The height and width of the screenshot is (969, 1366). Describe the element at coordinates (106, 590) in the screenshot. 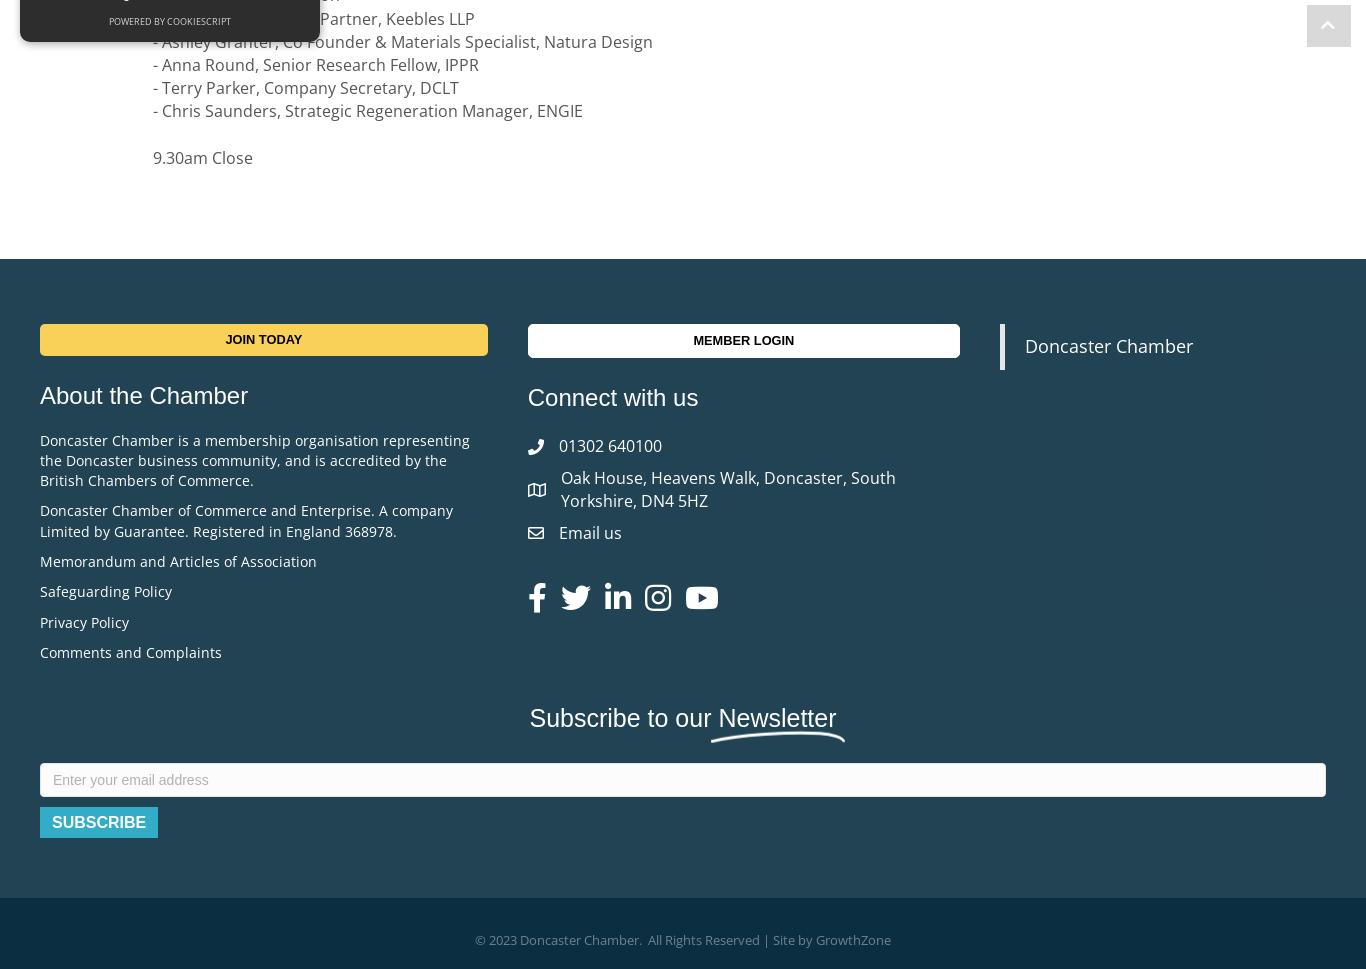

I see `'Safeguarding Policy'` at that location.